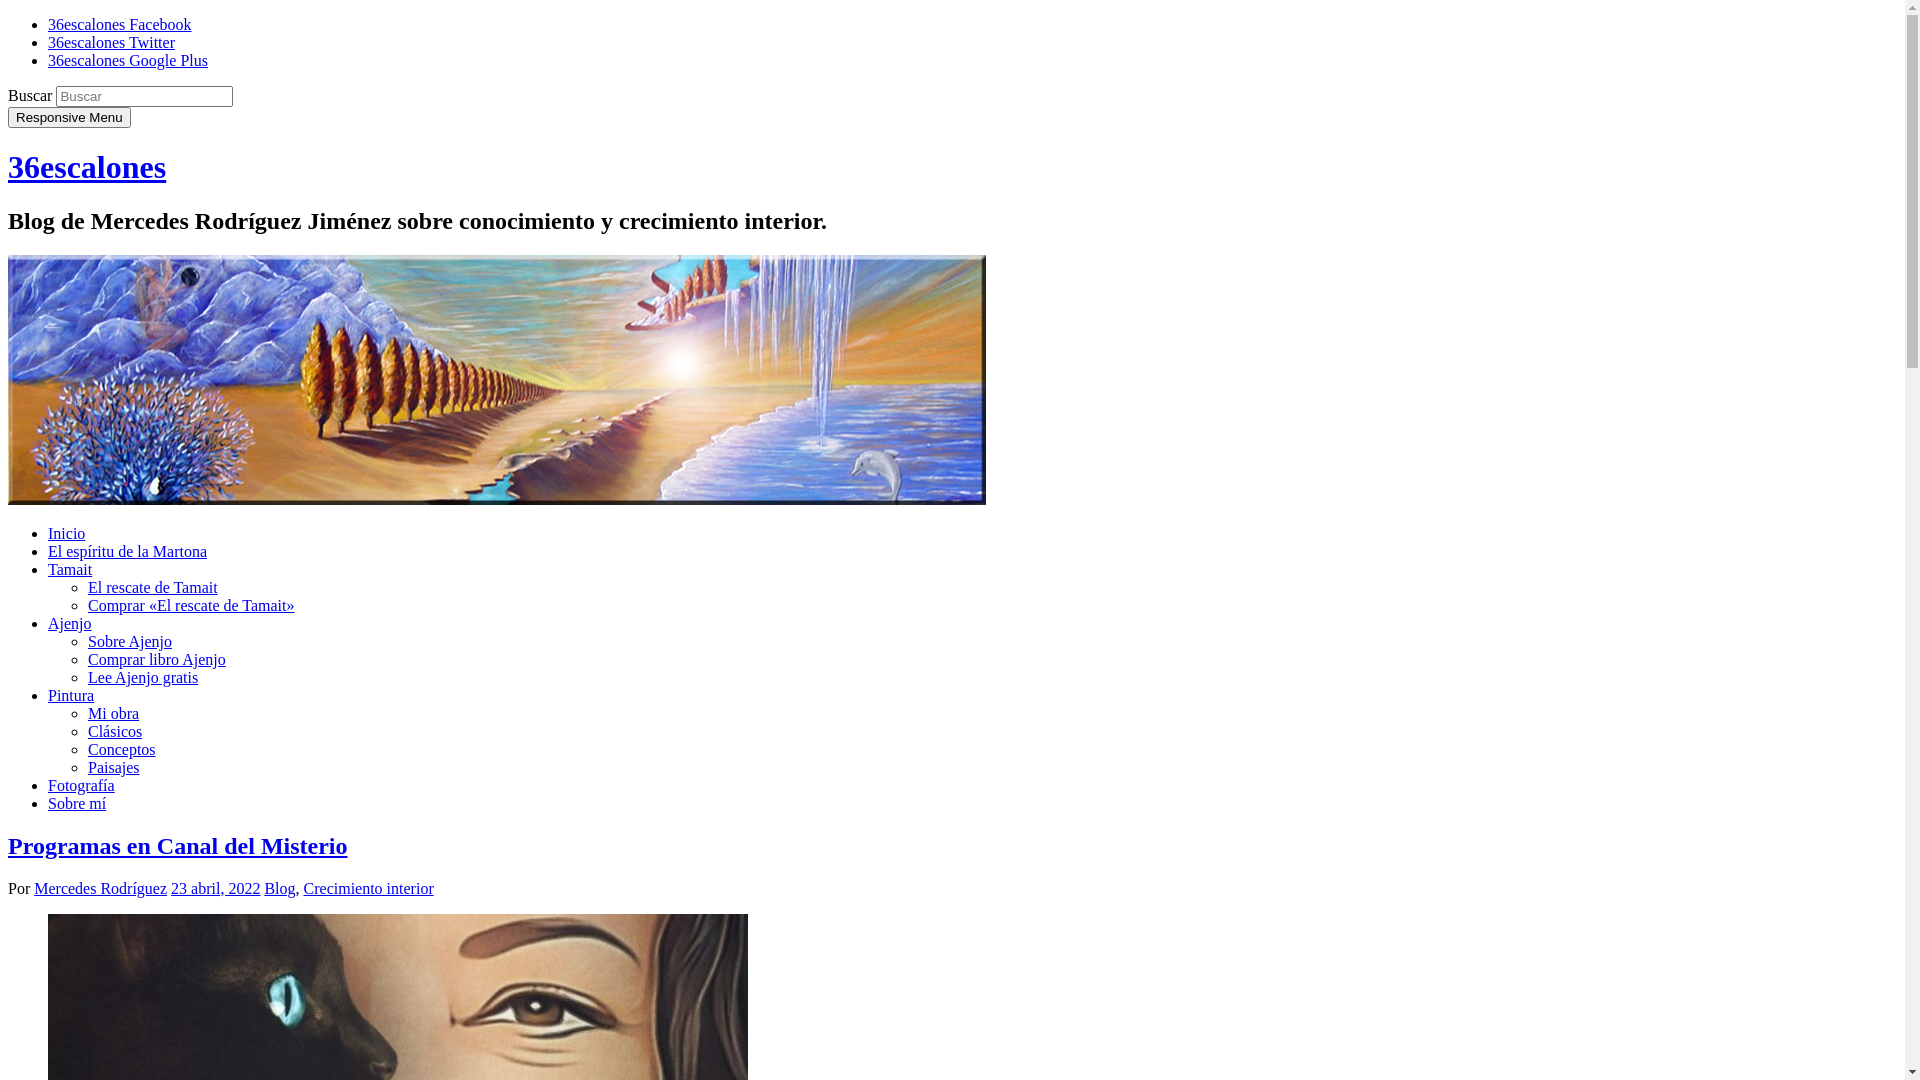 This screenshot has width=1920, height=1080. Describe the element at coordinates (177, 845) in the screenshot. I see `'Programas en Canal del Misterio'` at that location.